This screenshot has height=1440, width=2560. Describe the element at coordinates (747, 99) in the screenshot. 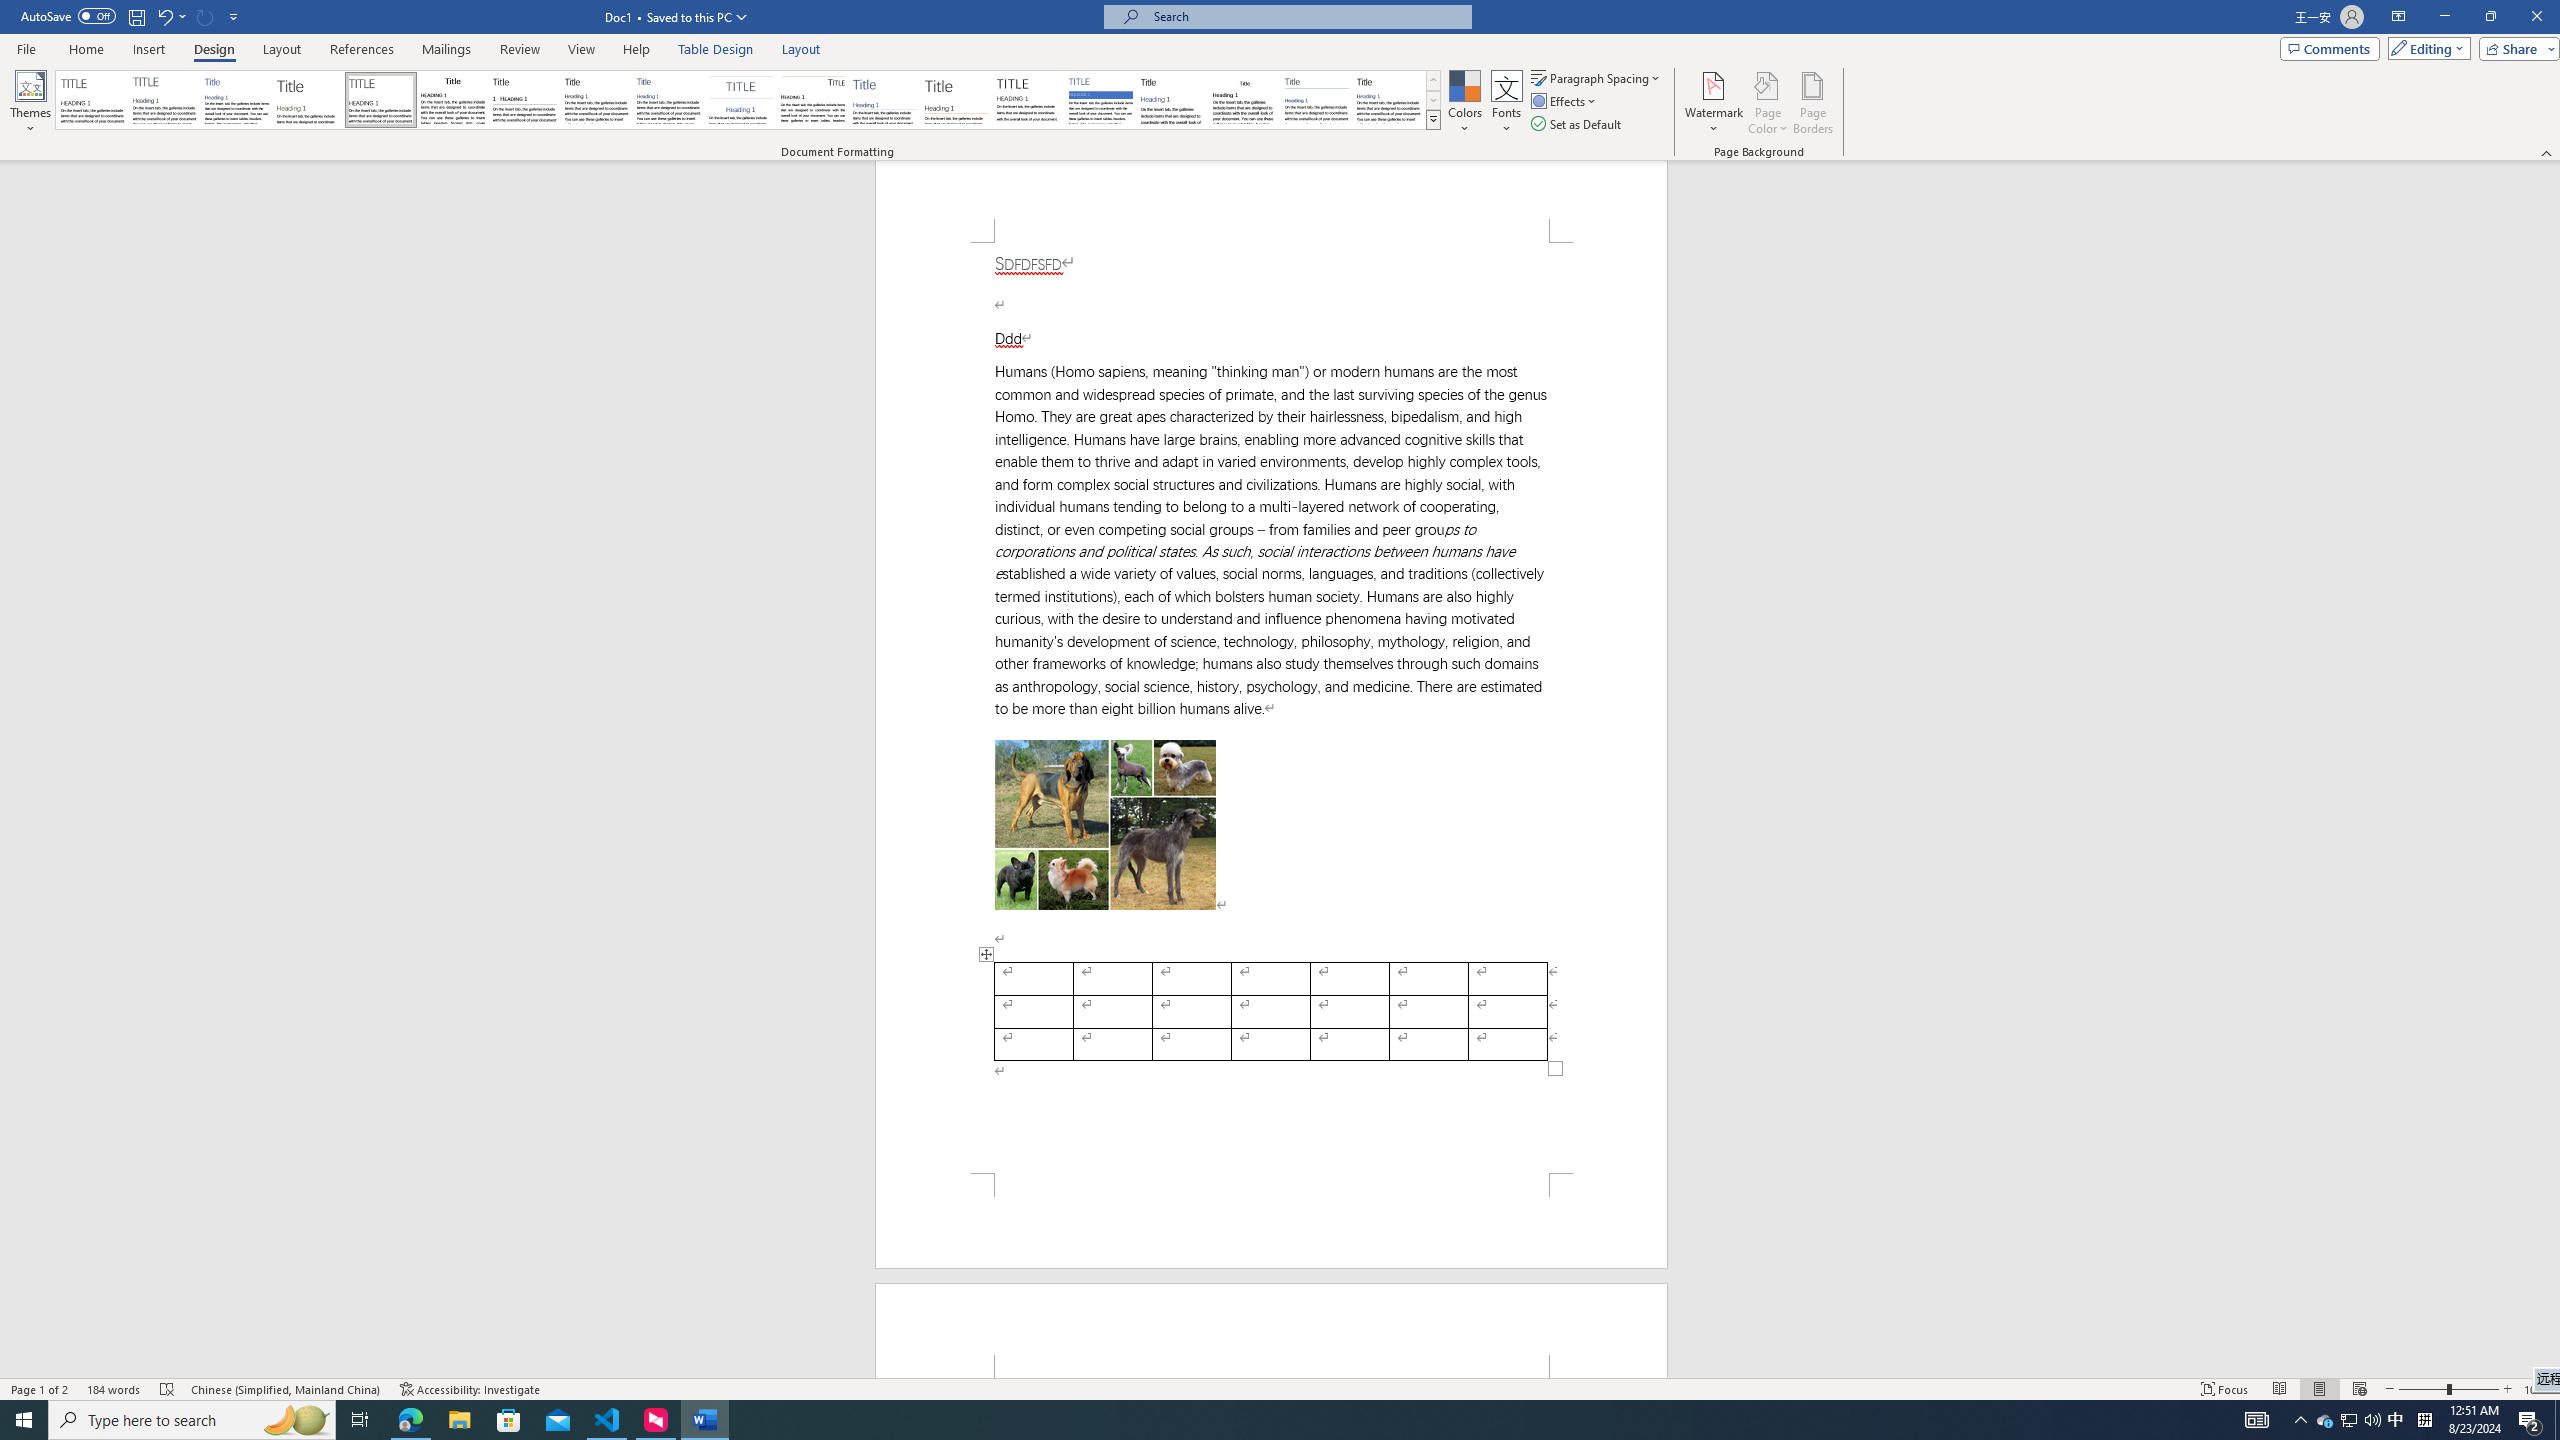

I see `'AutomationID: QuickStylesSets'` at that location.